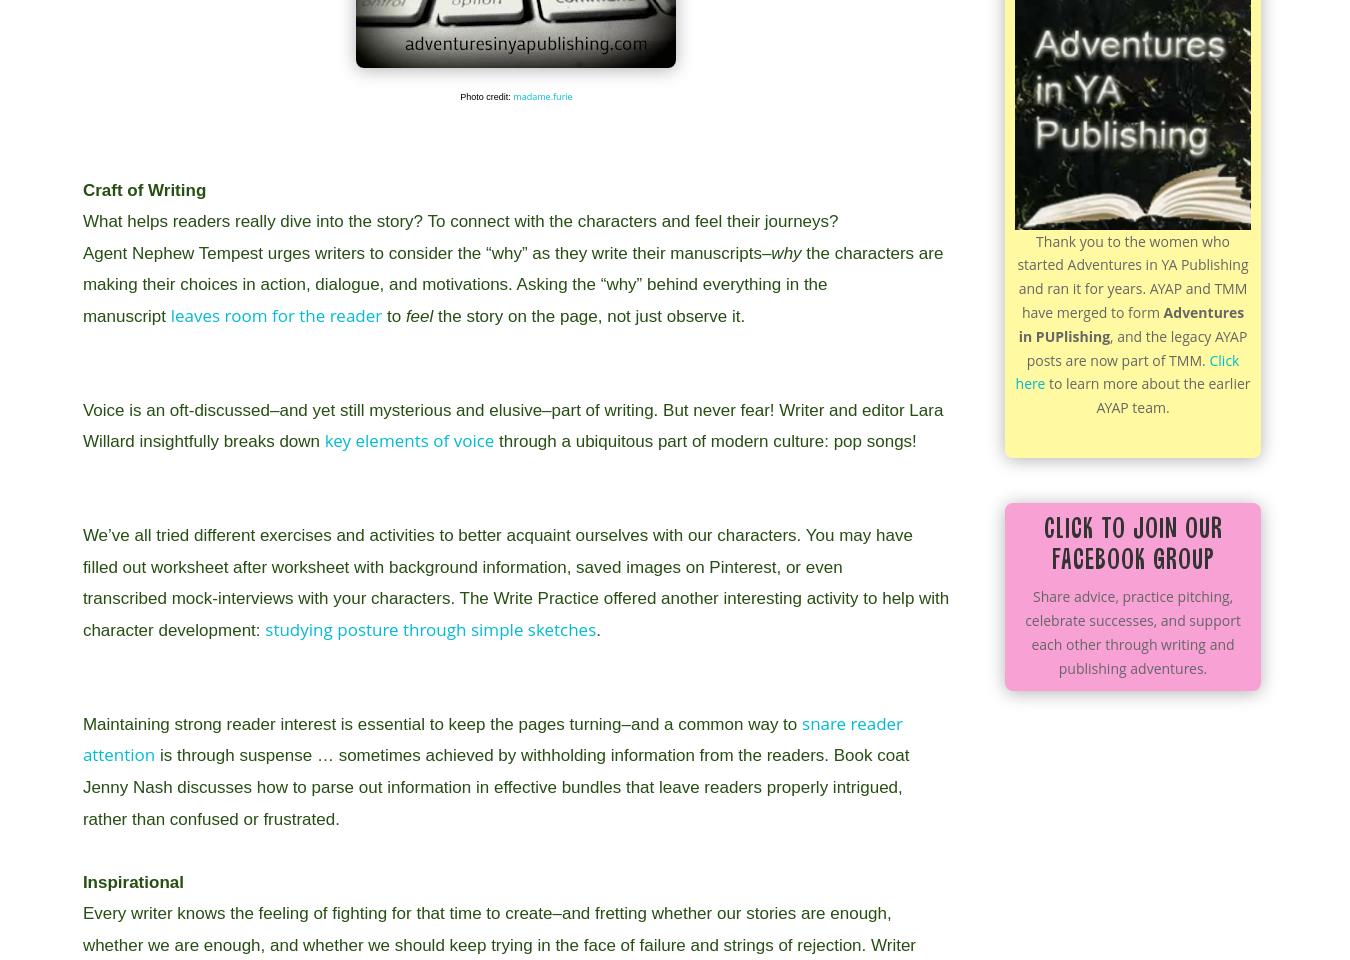 The width and height of the screenshot is (1350, 960). What do you see at coordinates (511, 283) in the screenshot?
I see `'the characters are making their choices in action, dialogue, and motivations. Asking the “why” behind everything in the manuscript'` at bounding box center [511, 283].